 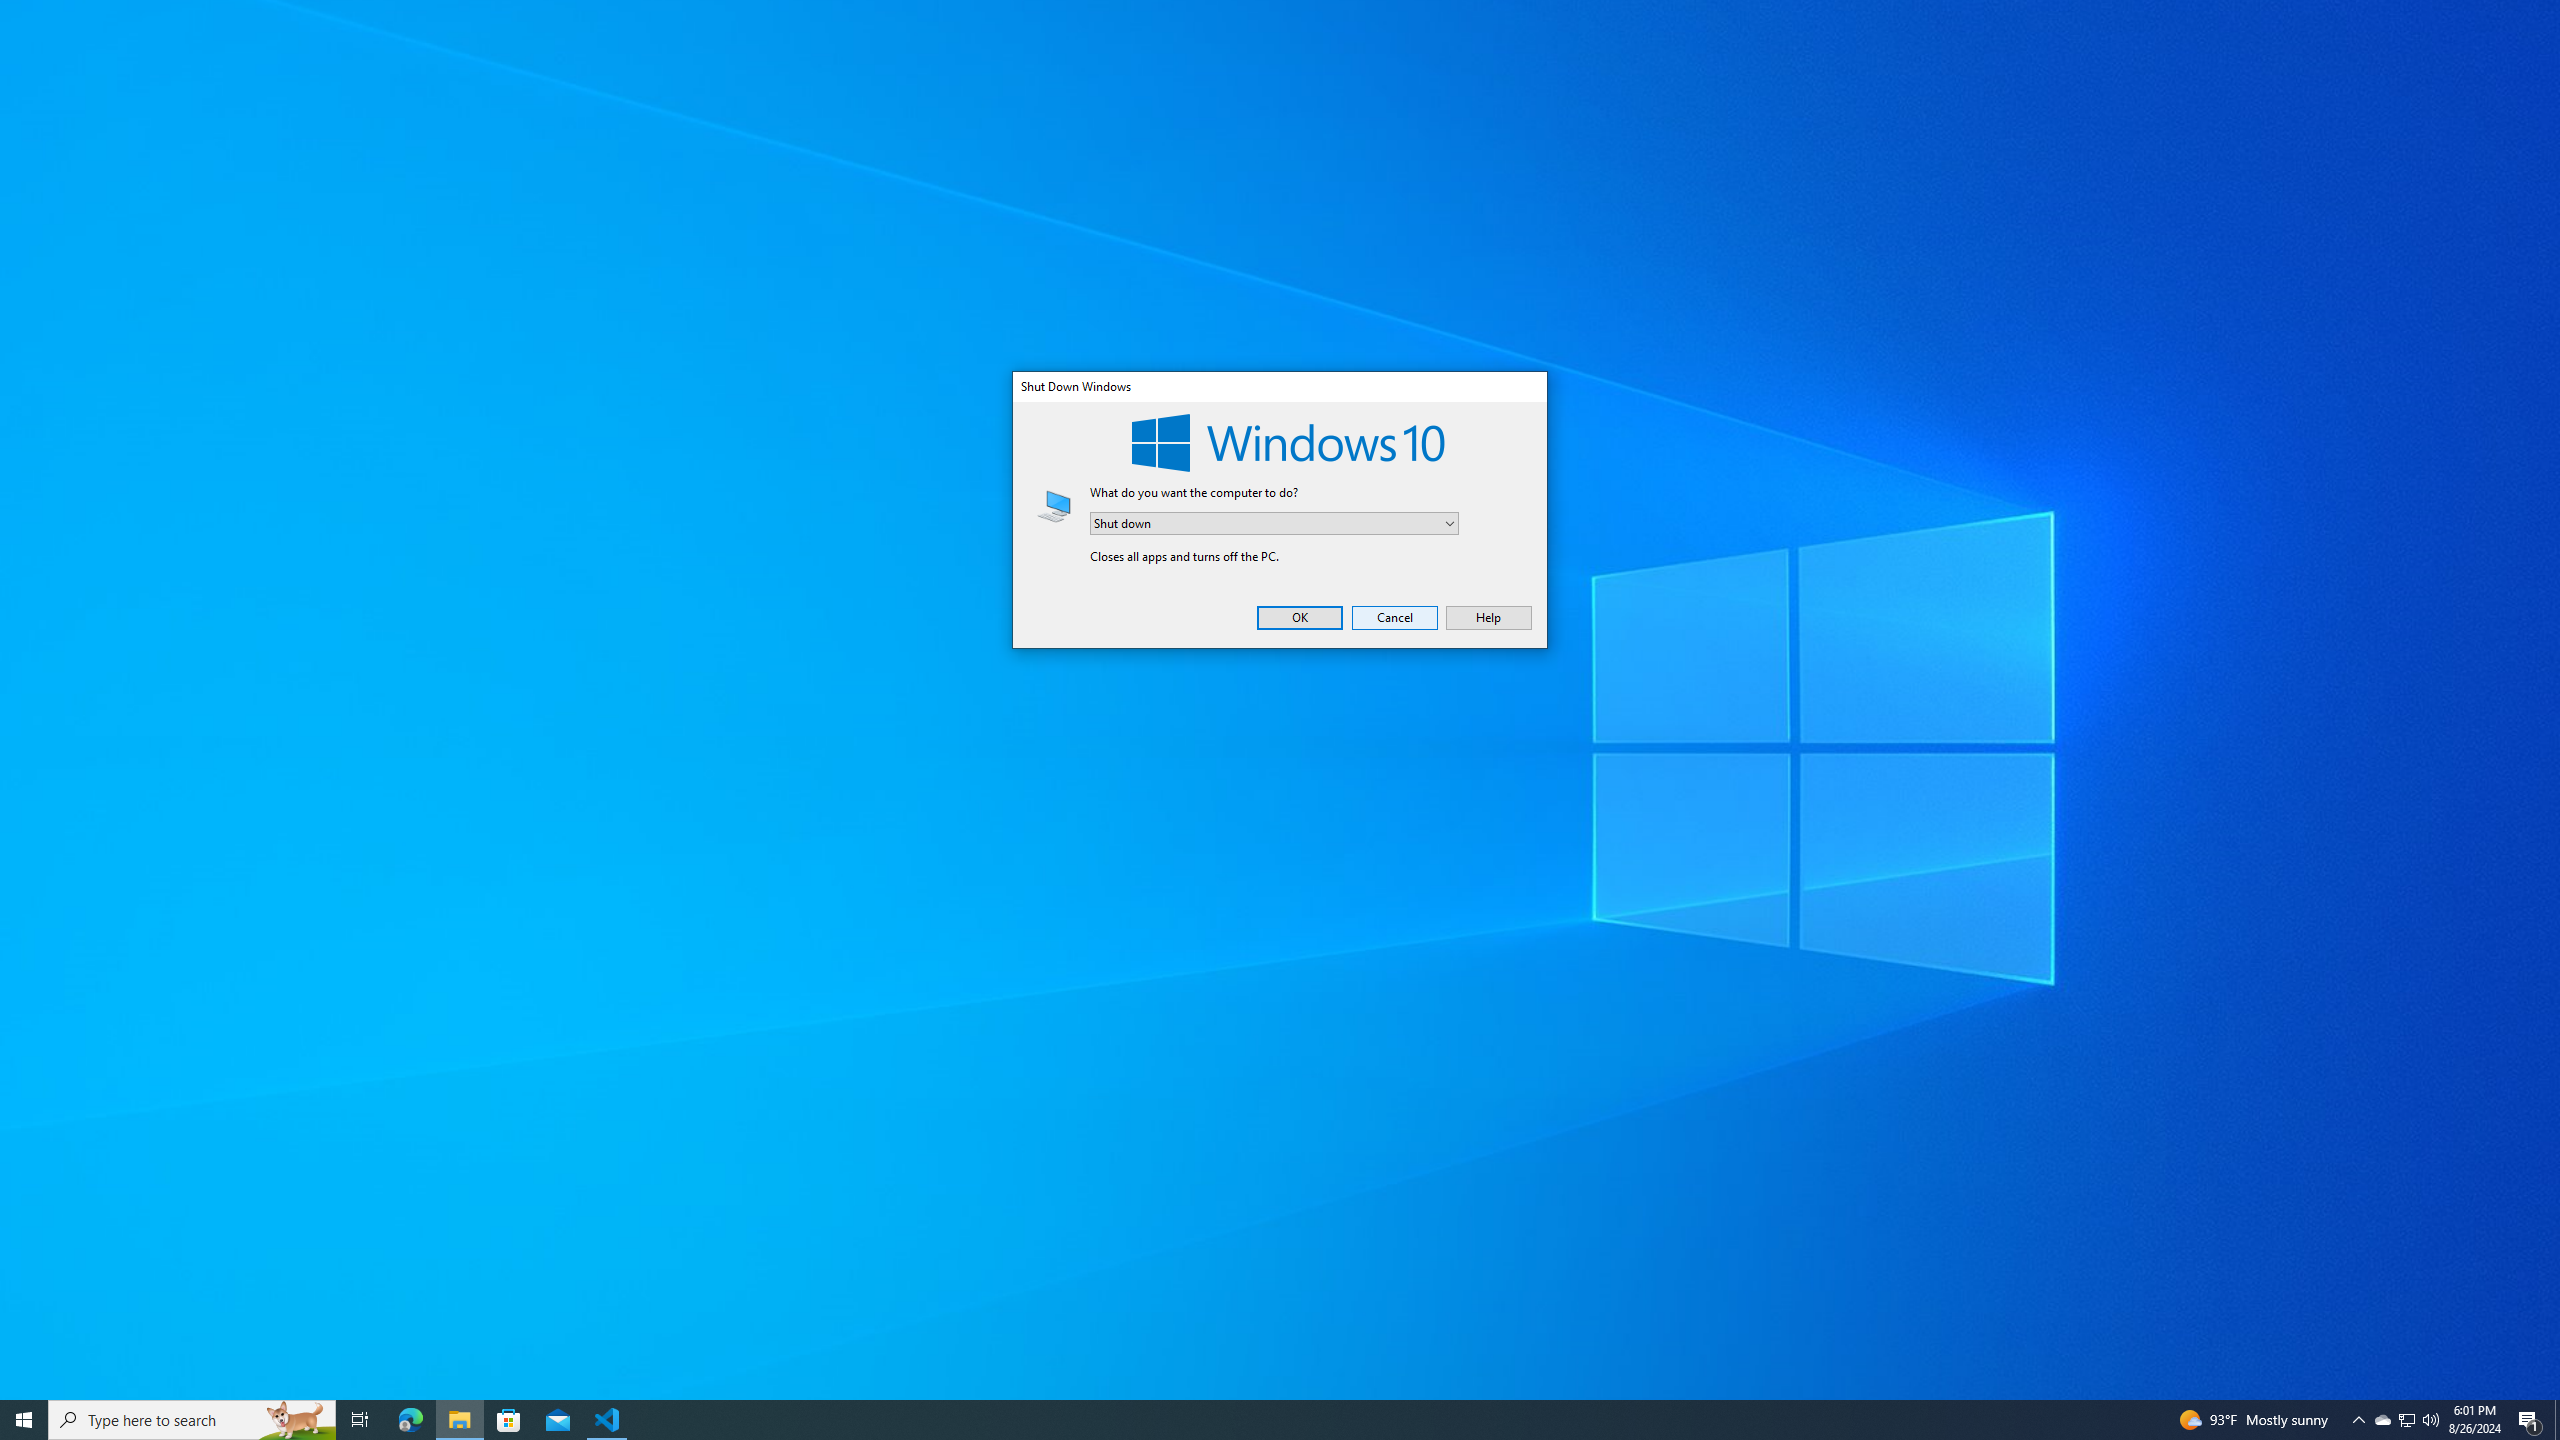 I want to click on 'Start', so click(x=24, y=1418).